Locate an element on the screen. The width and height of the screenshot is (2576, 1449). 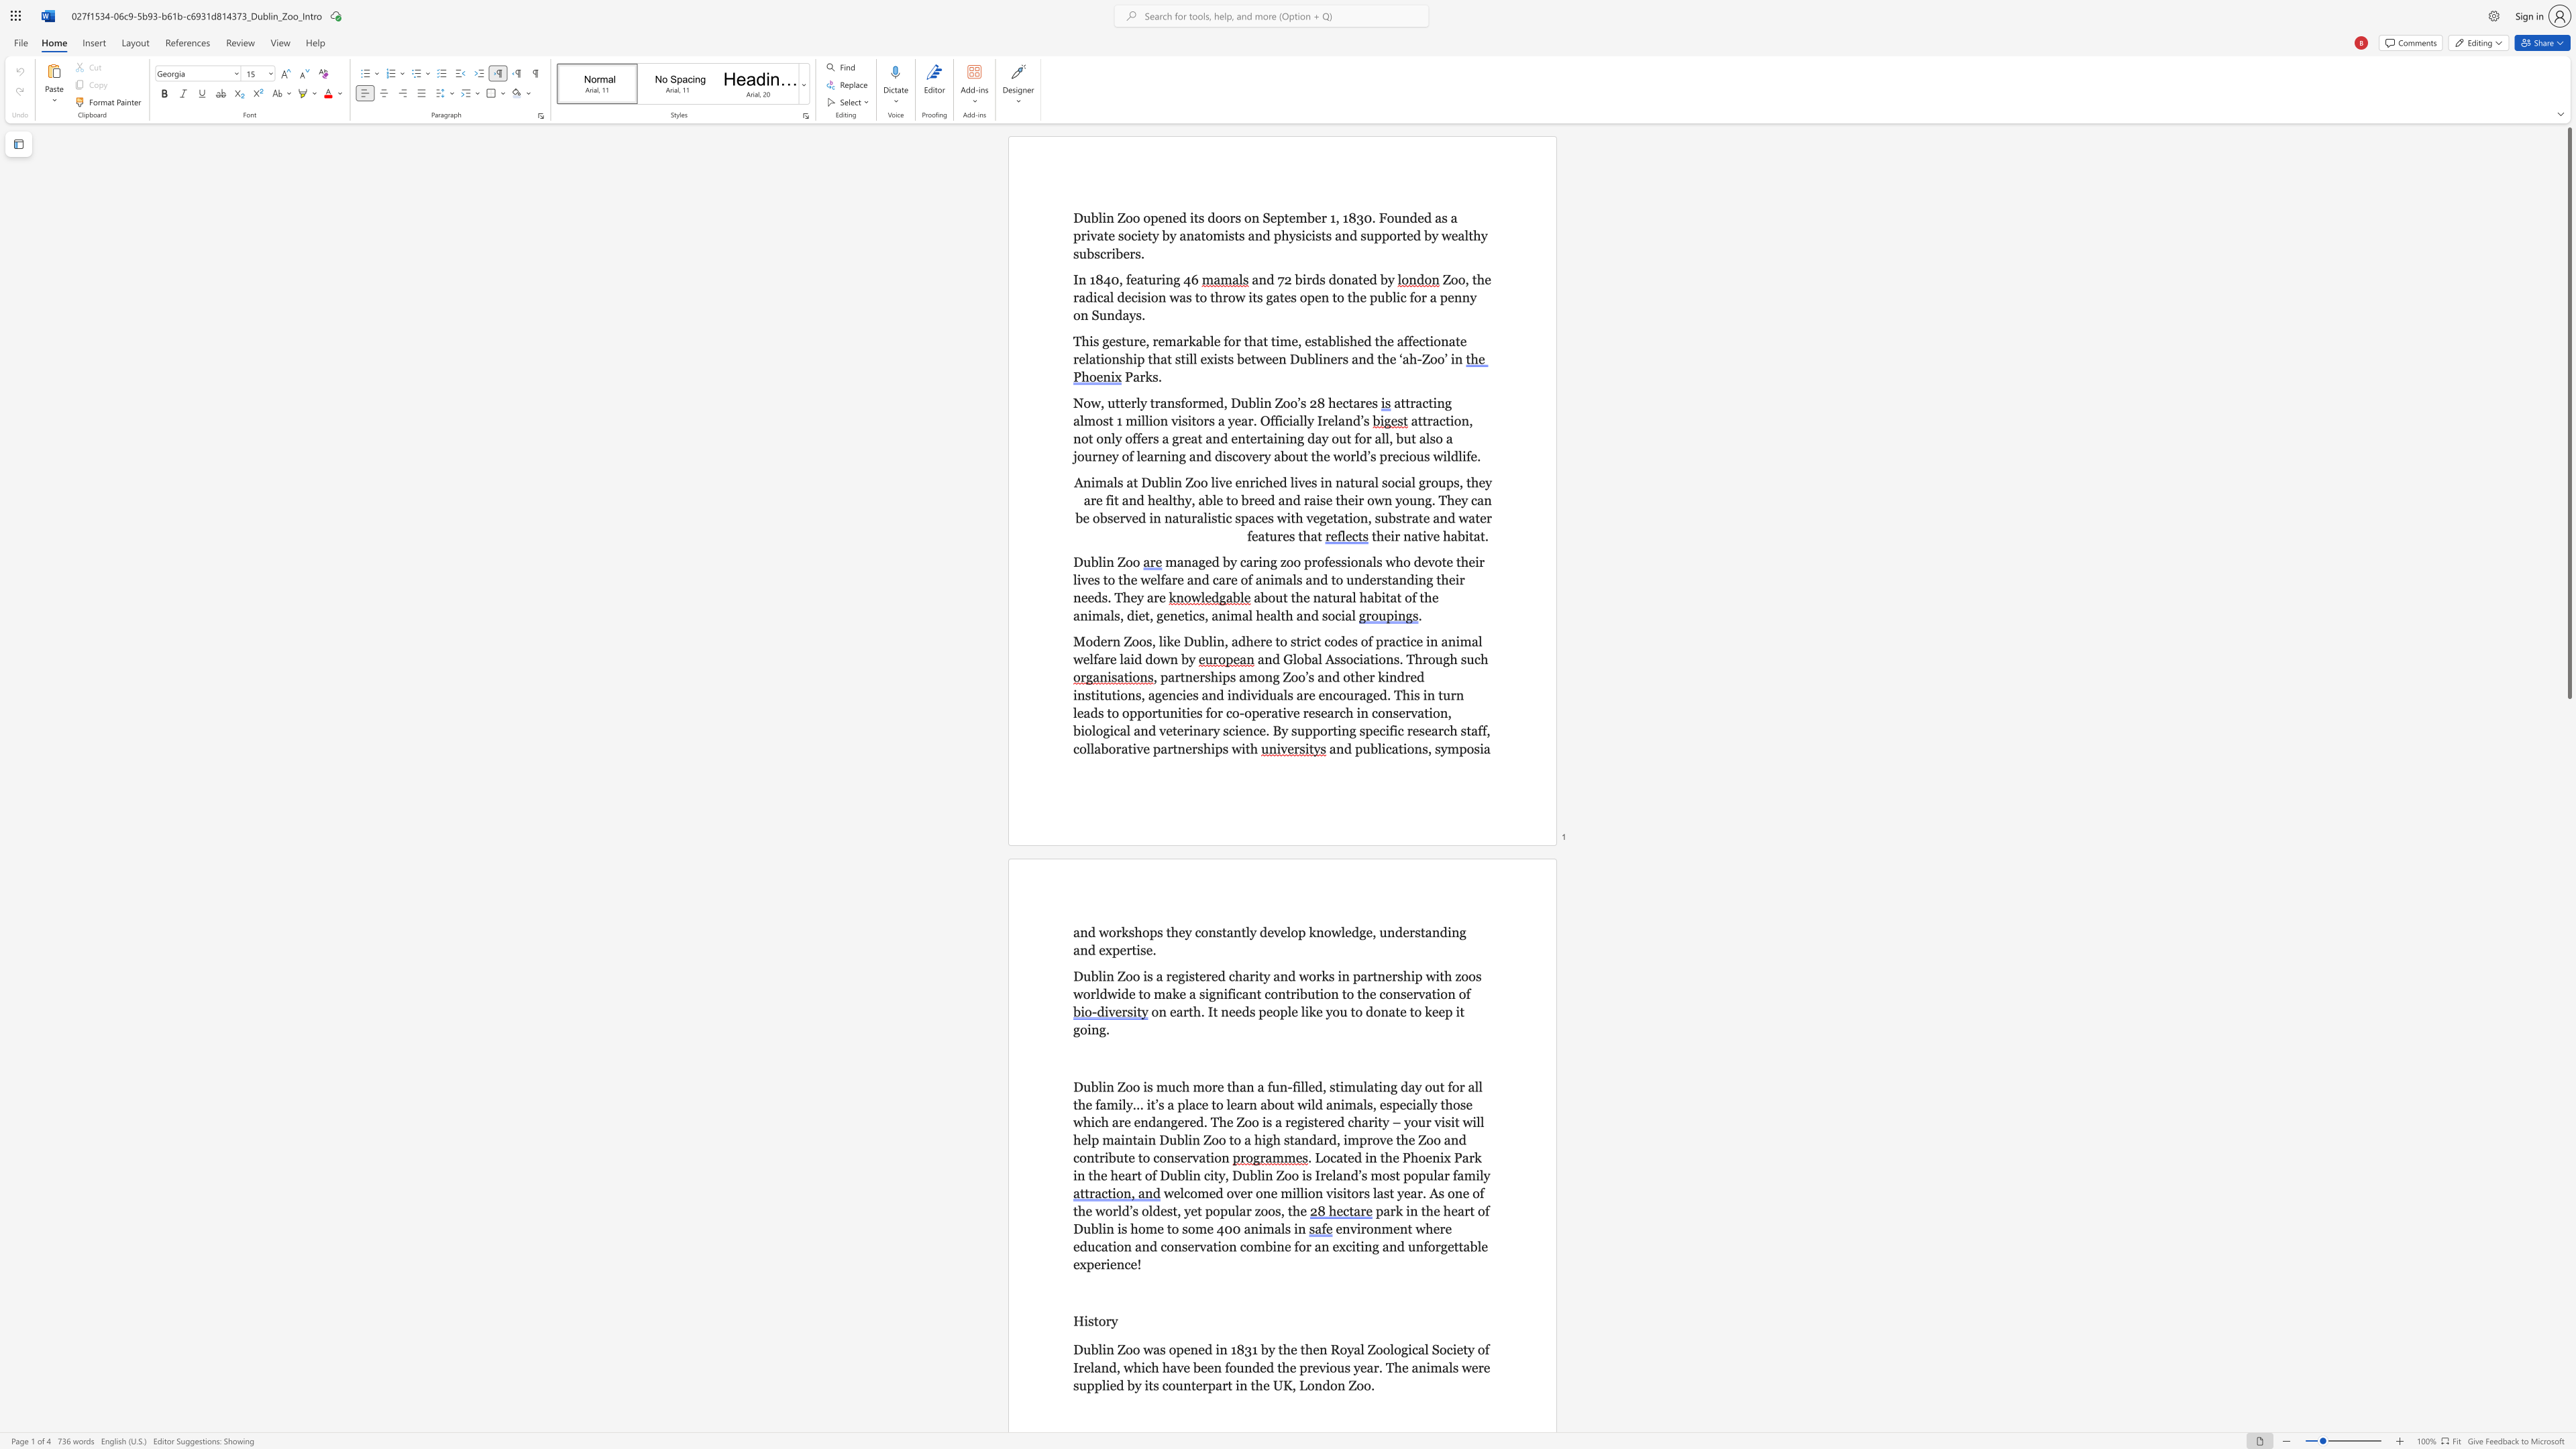
the 2th character "n" in the text is located at coordinates (1319, 1191).